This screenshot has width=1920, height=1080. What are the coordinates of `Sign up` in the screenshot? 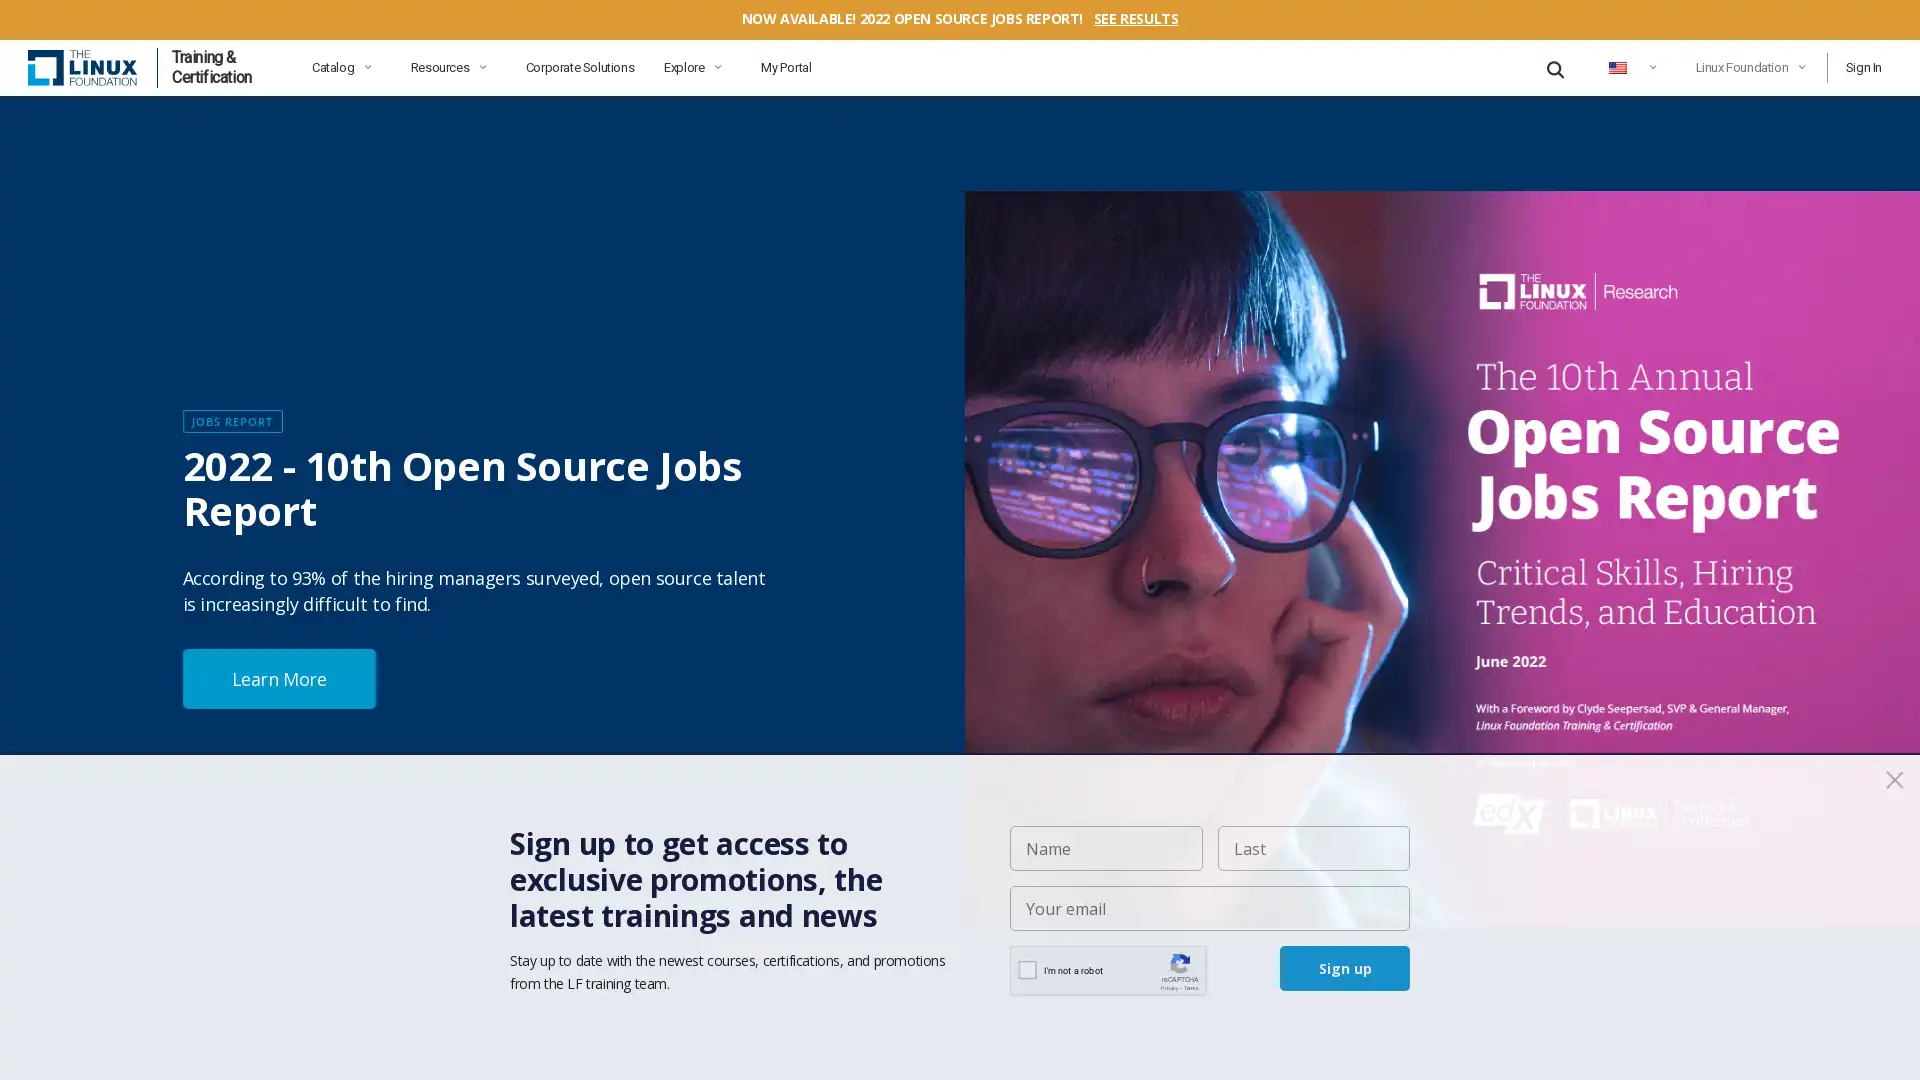 It's located at (1344, 967).